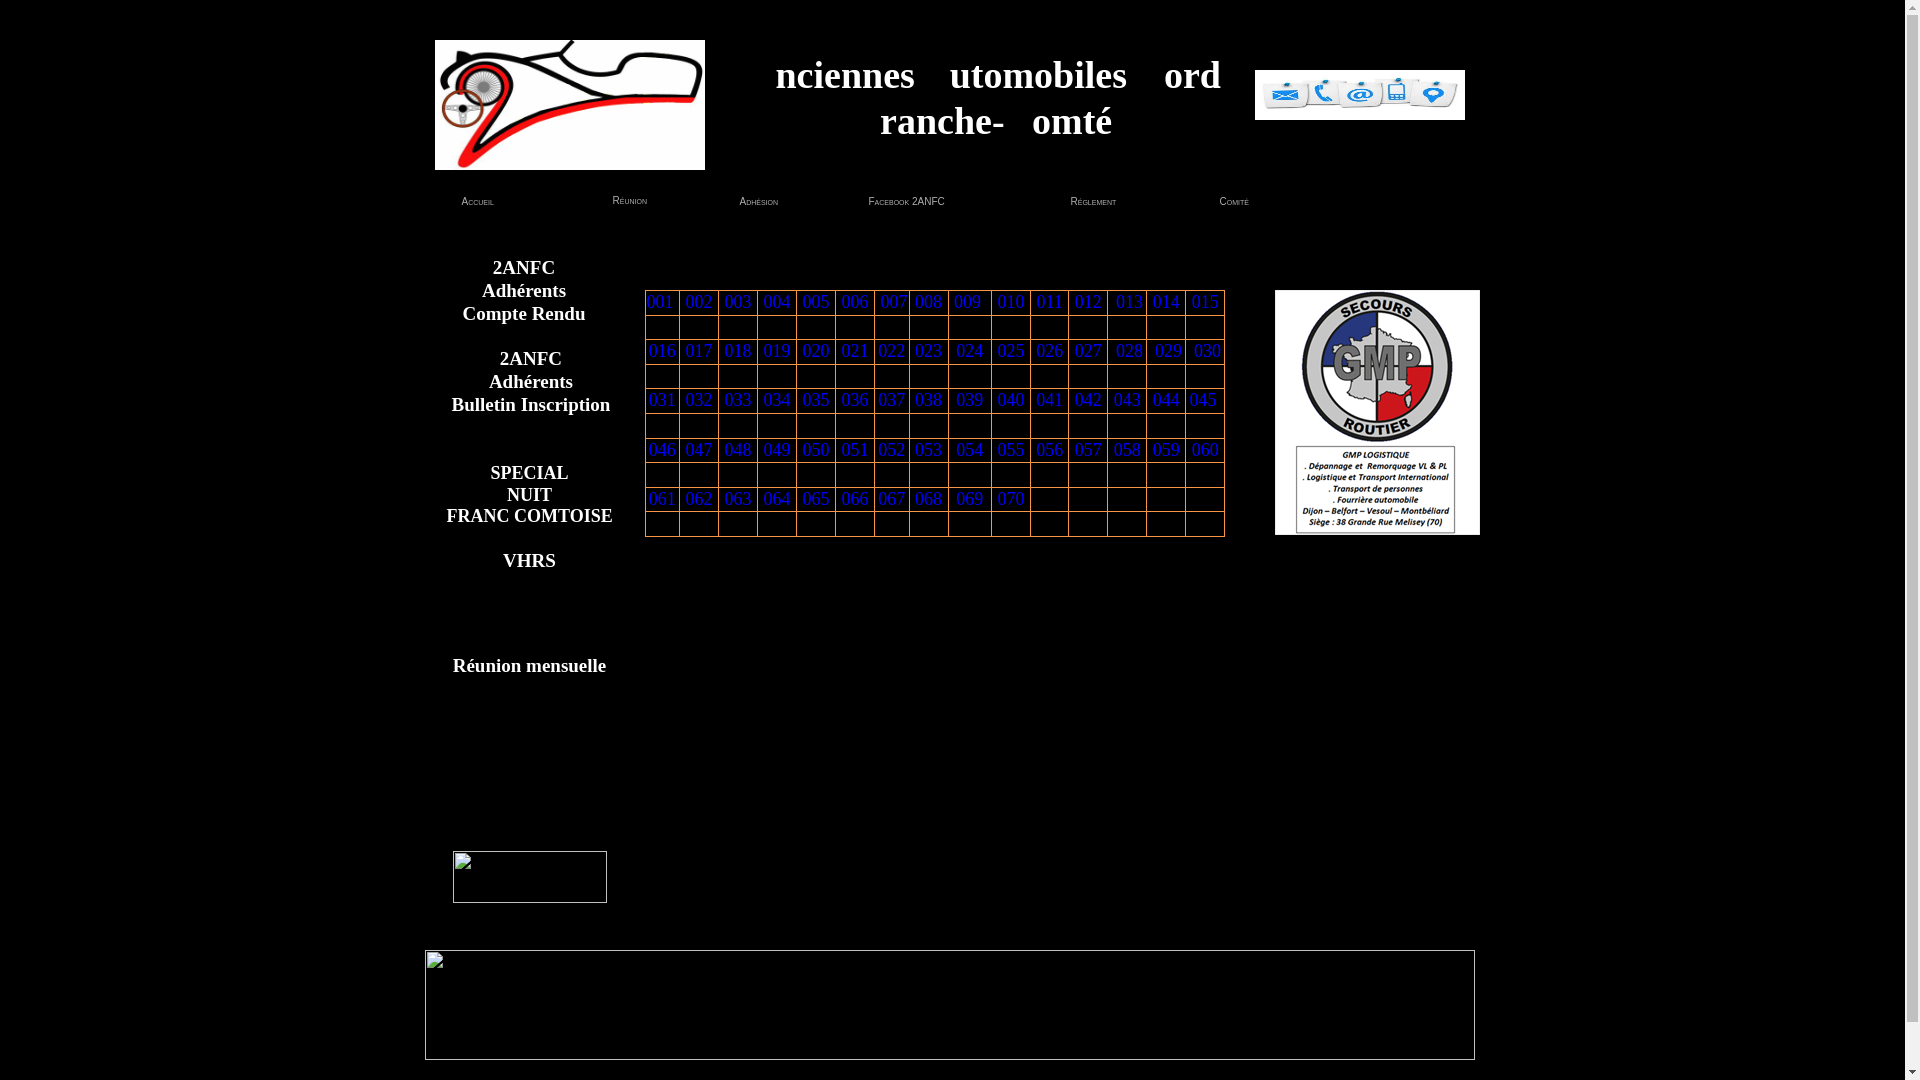 The height and width of the screenshot is (1080, 1920). What do you see at coordinates (723, 400) in the screenshot?
I see `'033'` at bounding box center [723, 400].